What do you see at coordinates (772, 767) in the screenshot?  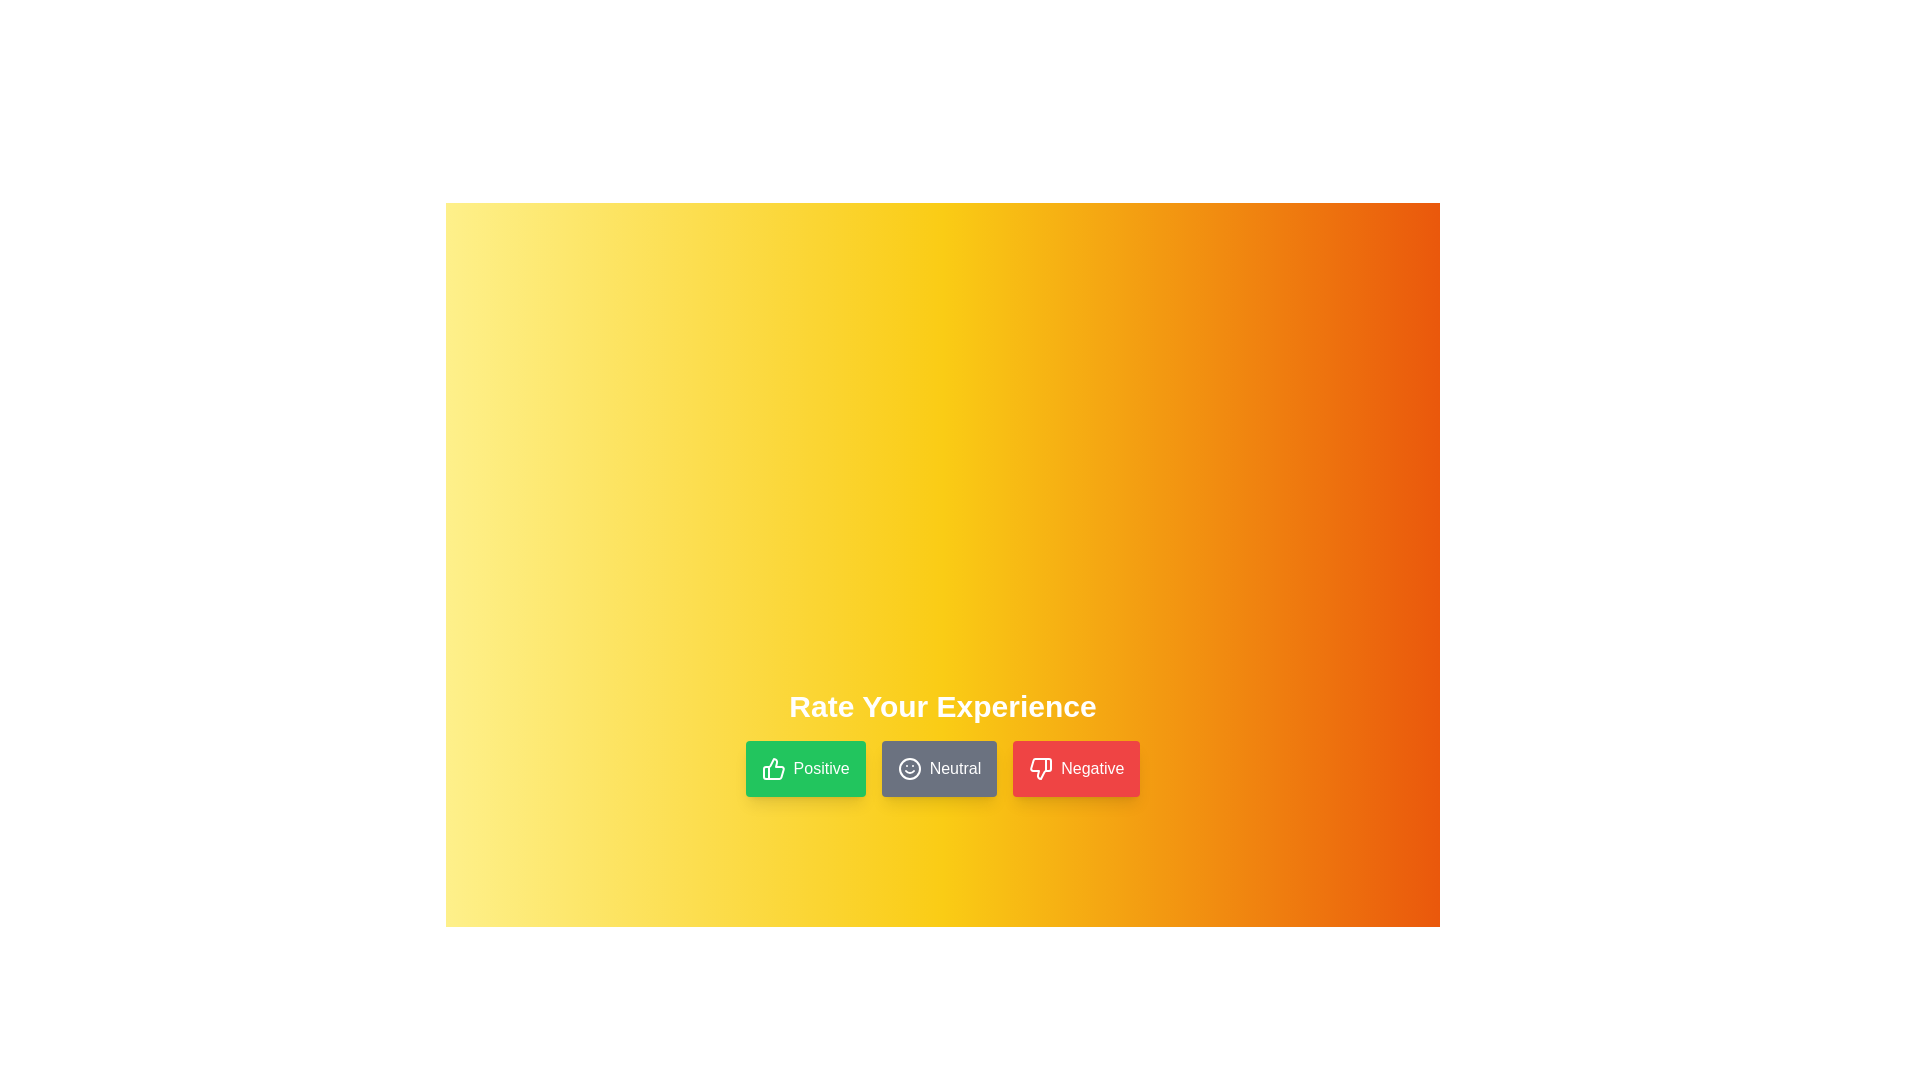 I see `the 'Positive' icon located within the green button labeled 'Positive', which is the first button in a horizontal set of three buttons below the 'Rate Your Experience' text` at bounding box center [772, 767].